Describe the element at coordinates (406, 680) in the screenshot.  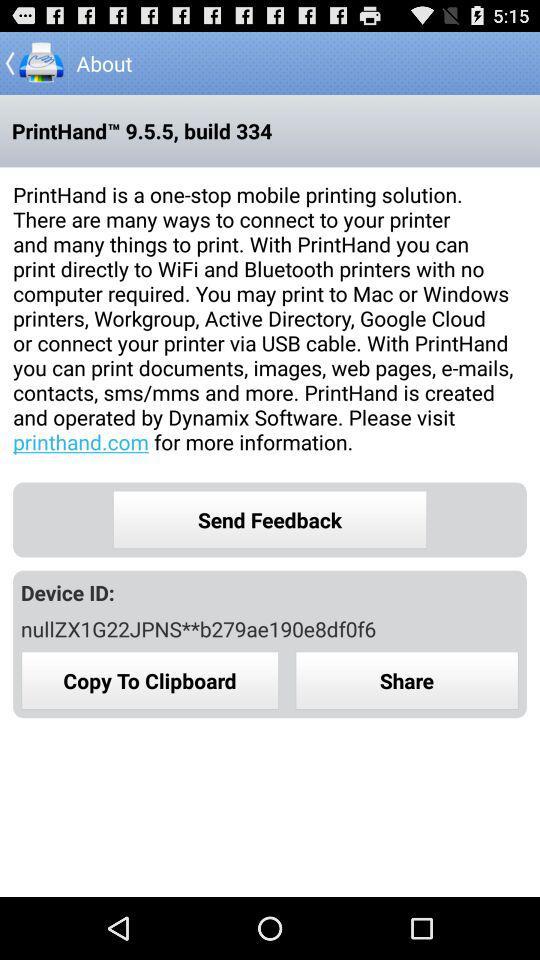
I see `the share item` at that location.